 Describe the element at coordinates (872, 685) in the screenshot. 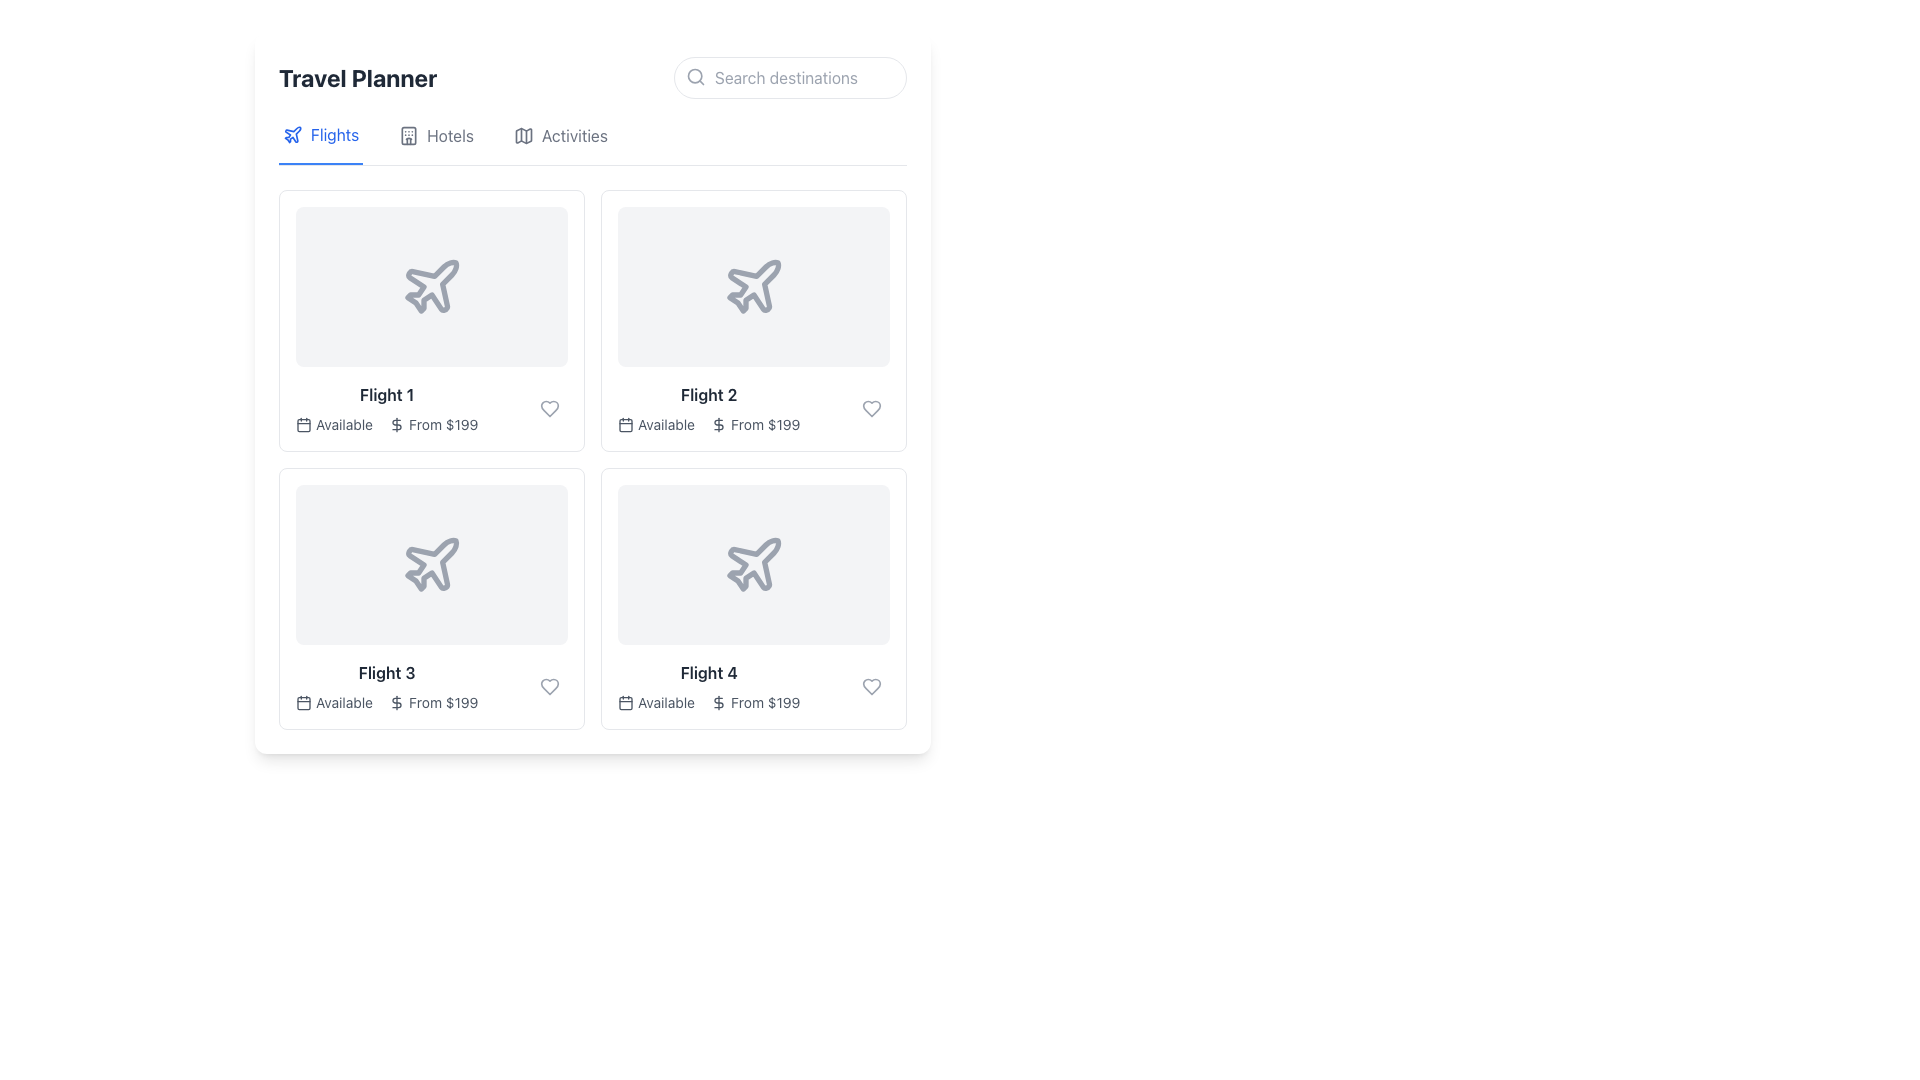

I see `the heart-shaped button located at the bottom-right corner of the cell associated with 'Flight 4'` at that location.